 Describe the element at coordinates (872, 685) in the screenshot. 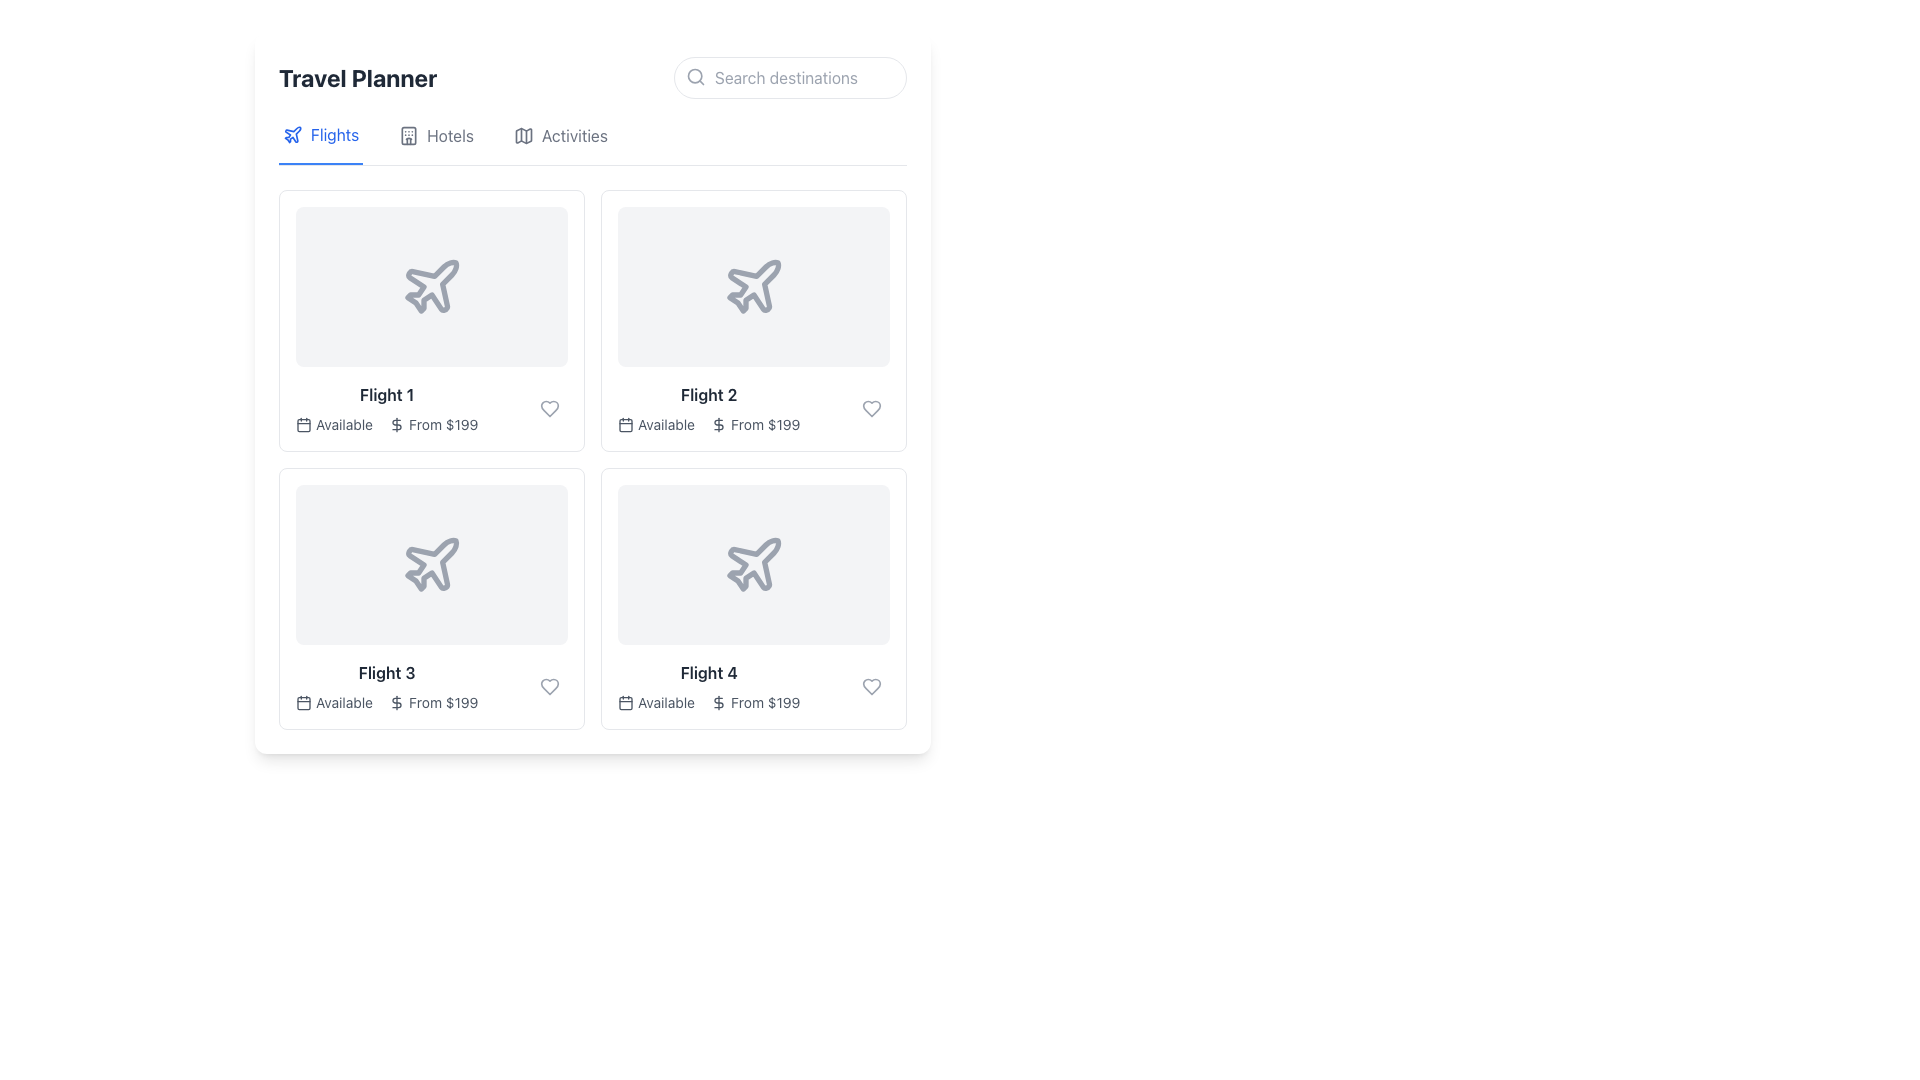

I see `the heart-shaped button located at the bottom-right corner of the cell associated with 'Flight 4'` at that location.